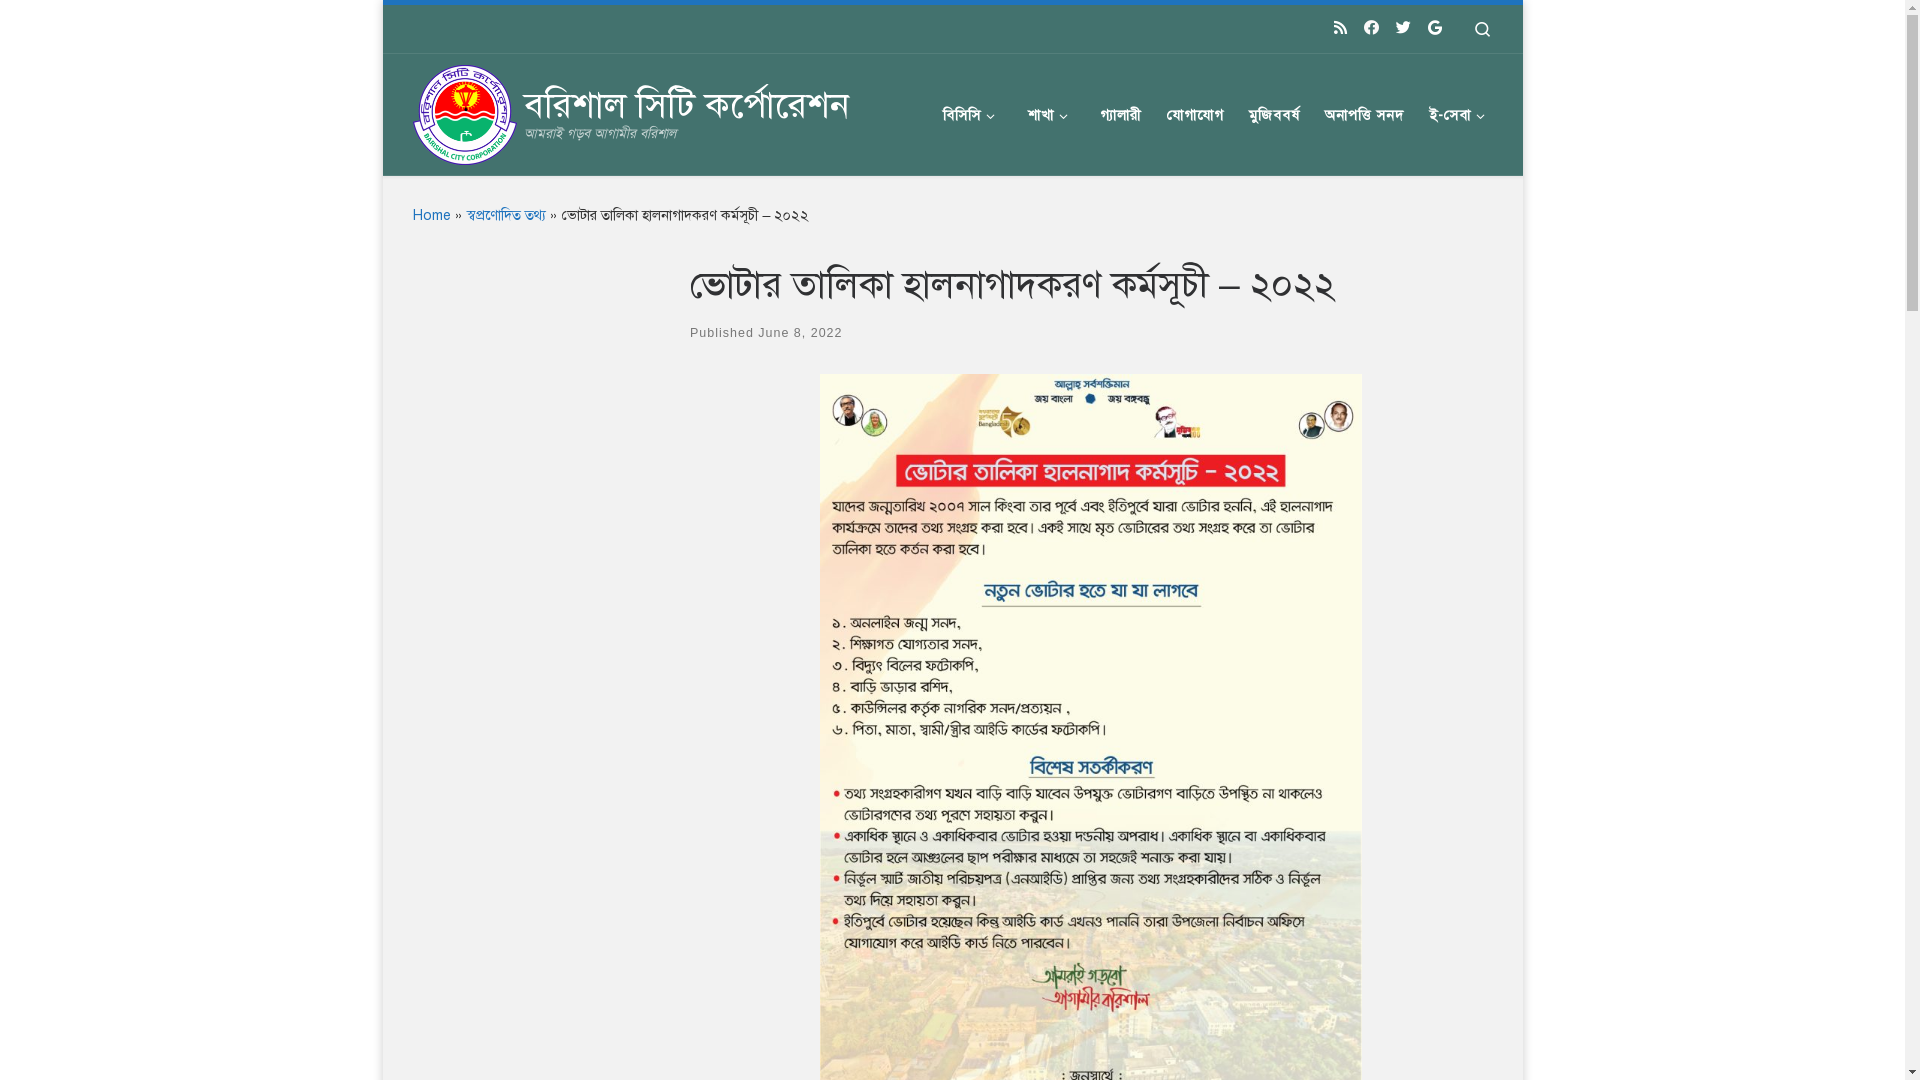 Image resolution: width=1920 pixels, height=1080 pixels. I want to click on 'Follow us on Twitter', so click(1402, 28).